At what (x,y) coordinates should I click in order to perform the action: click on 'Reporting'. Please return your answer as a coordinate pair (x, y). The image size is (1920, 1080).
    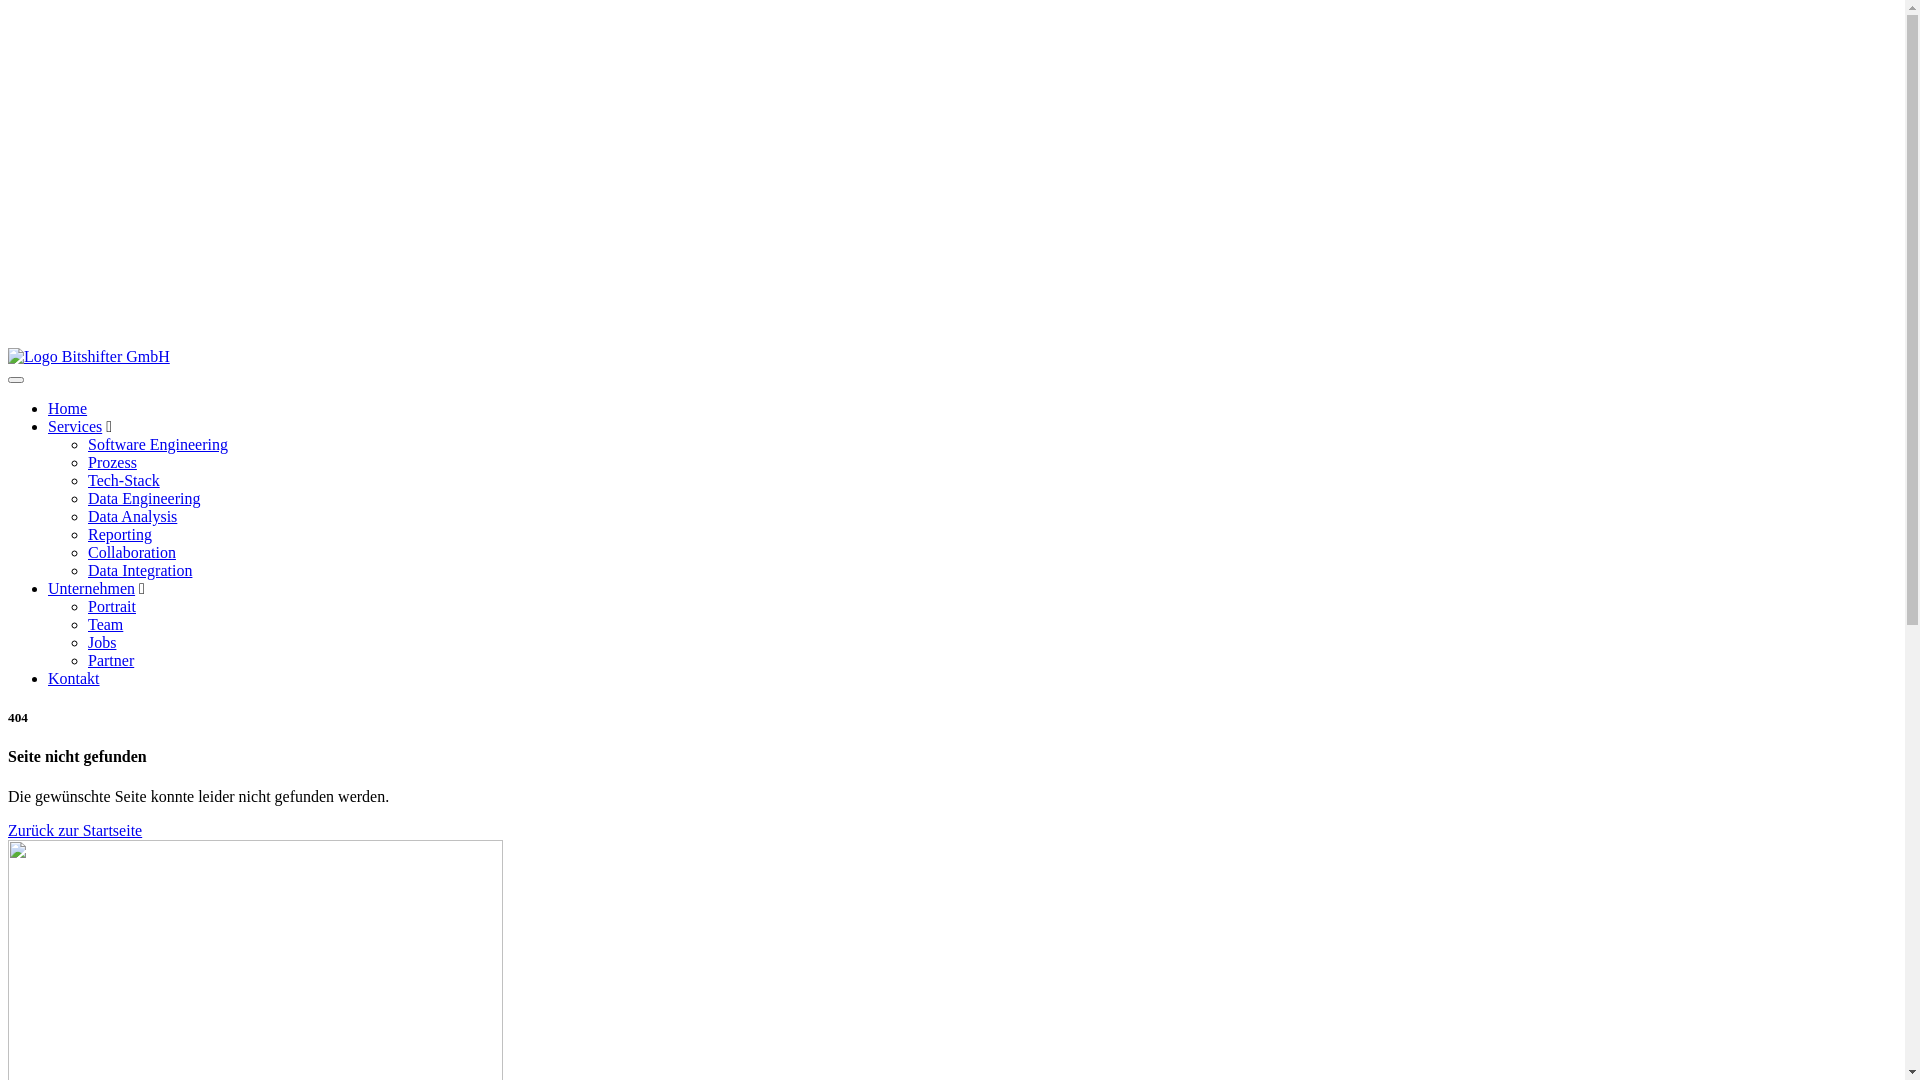
    Looking at the image, I should click on (119, 533).